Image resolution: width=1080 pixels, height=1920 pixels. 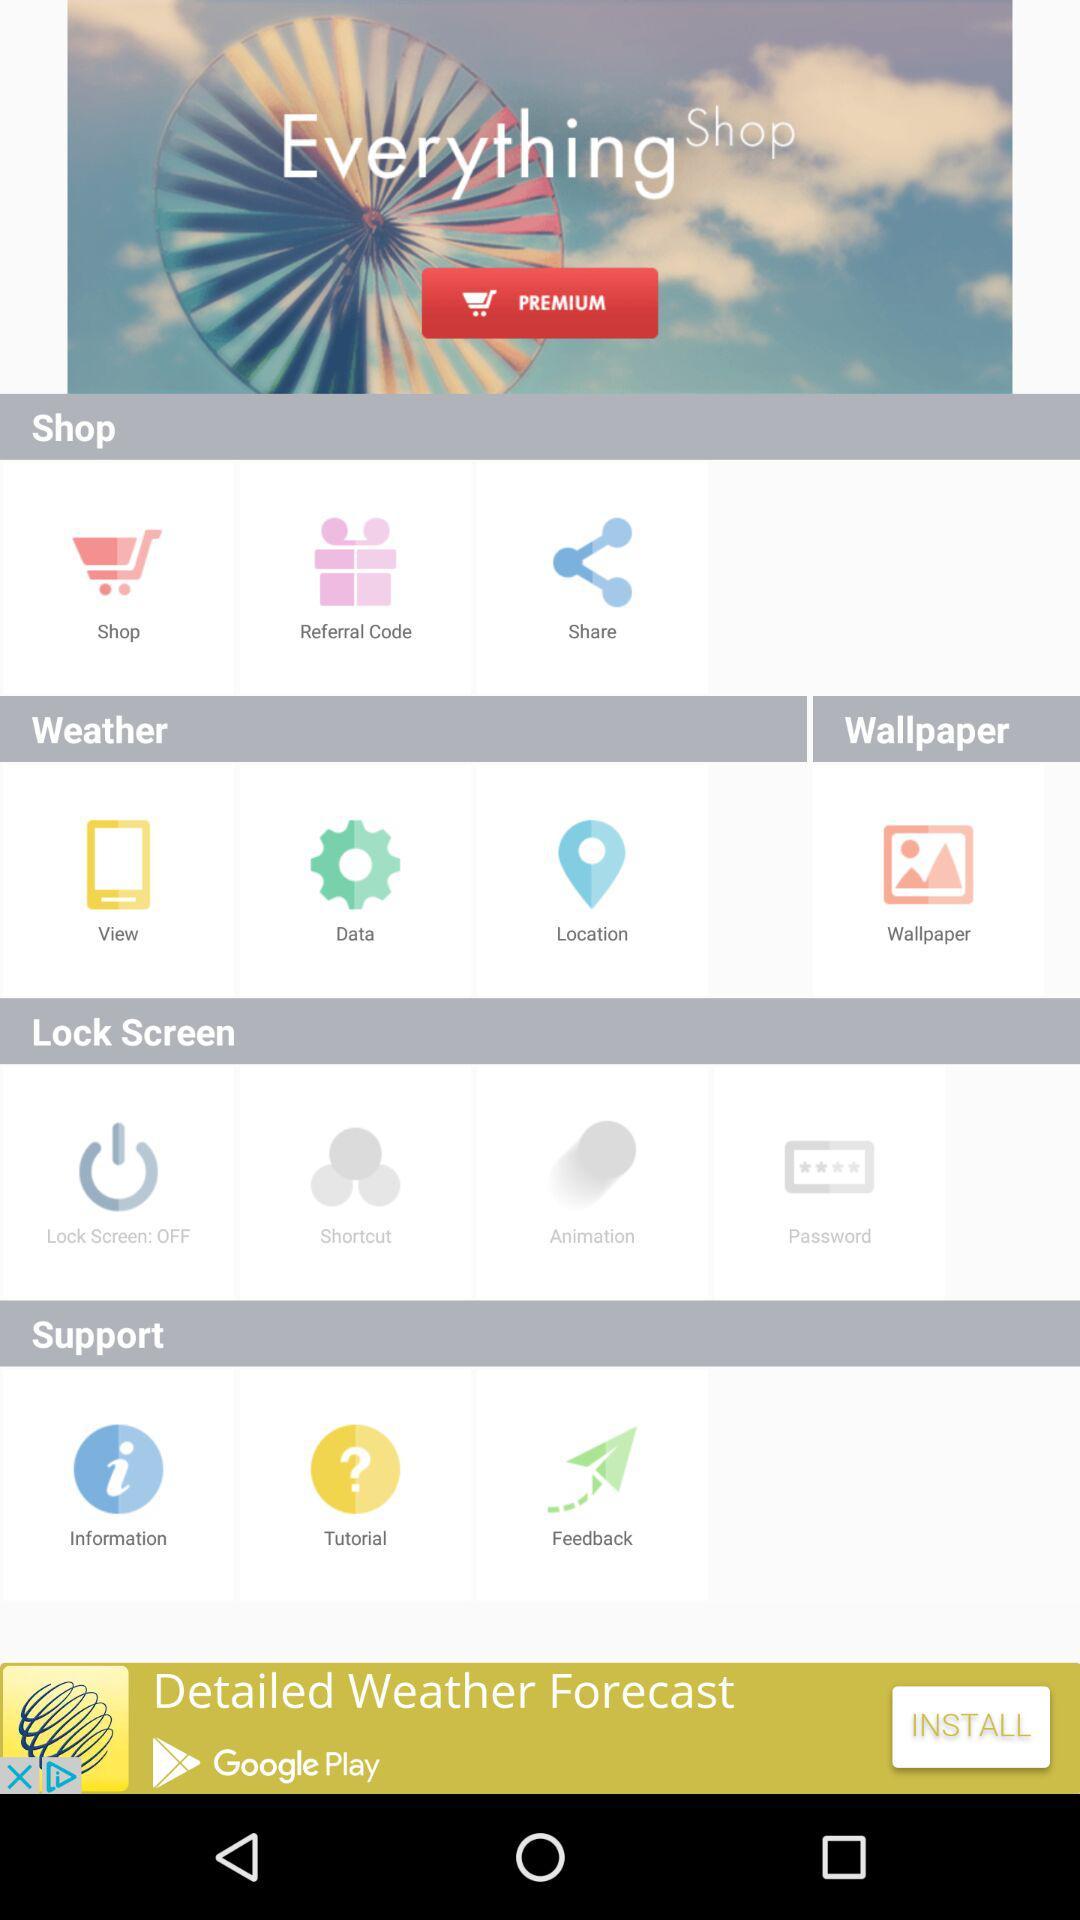 I want to click on advertisement at bottom, so click(x=540, y=1727).